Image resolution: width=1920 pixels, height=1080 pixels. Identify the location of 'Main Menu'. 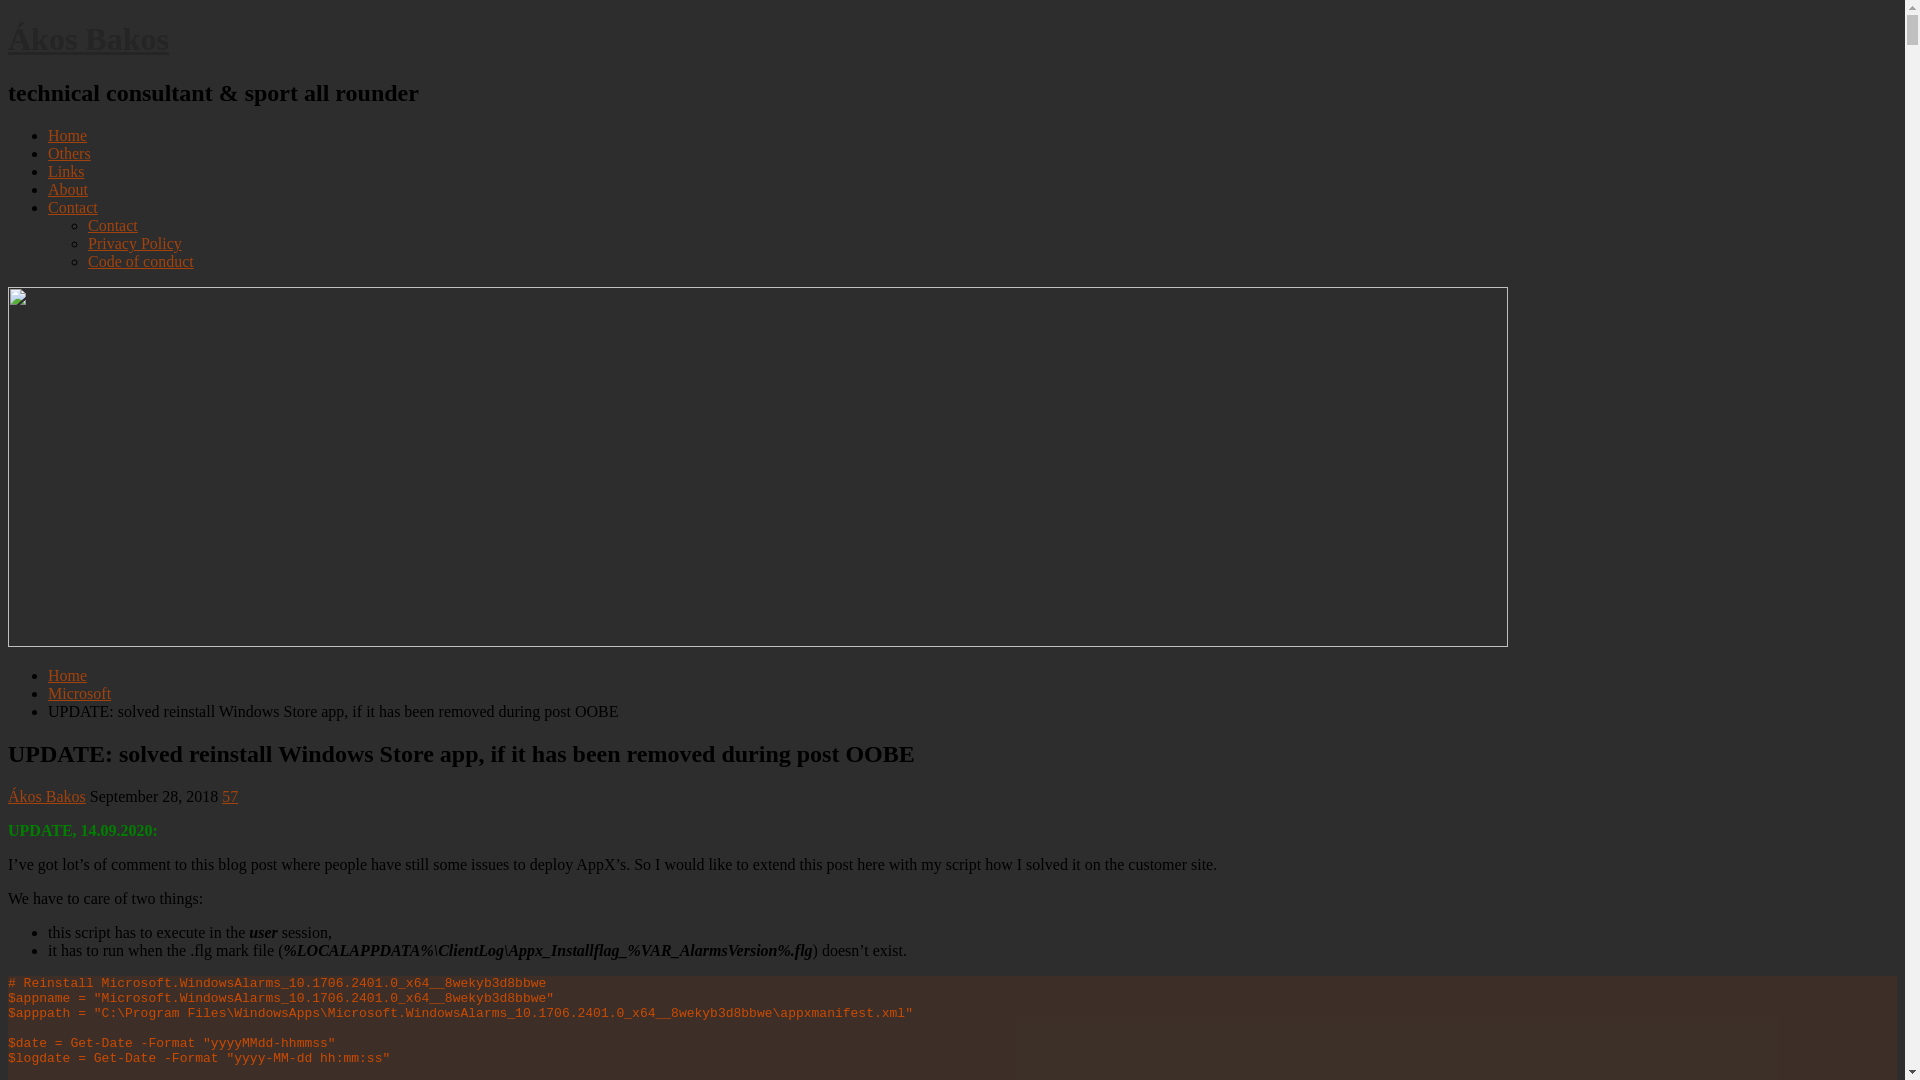
(7, 126).